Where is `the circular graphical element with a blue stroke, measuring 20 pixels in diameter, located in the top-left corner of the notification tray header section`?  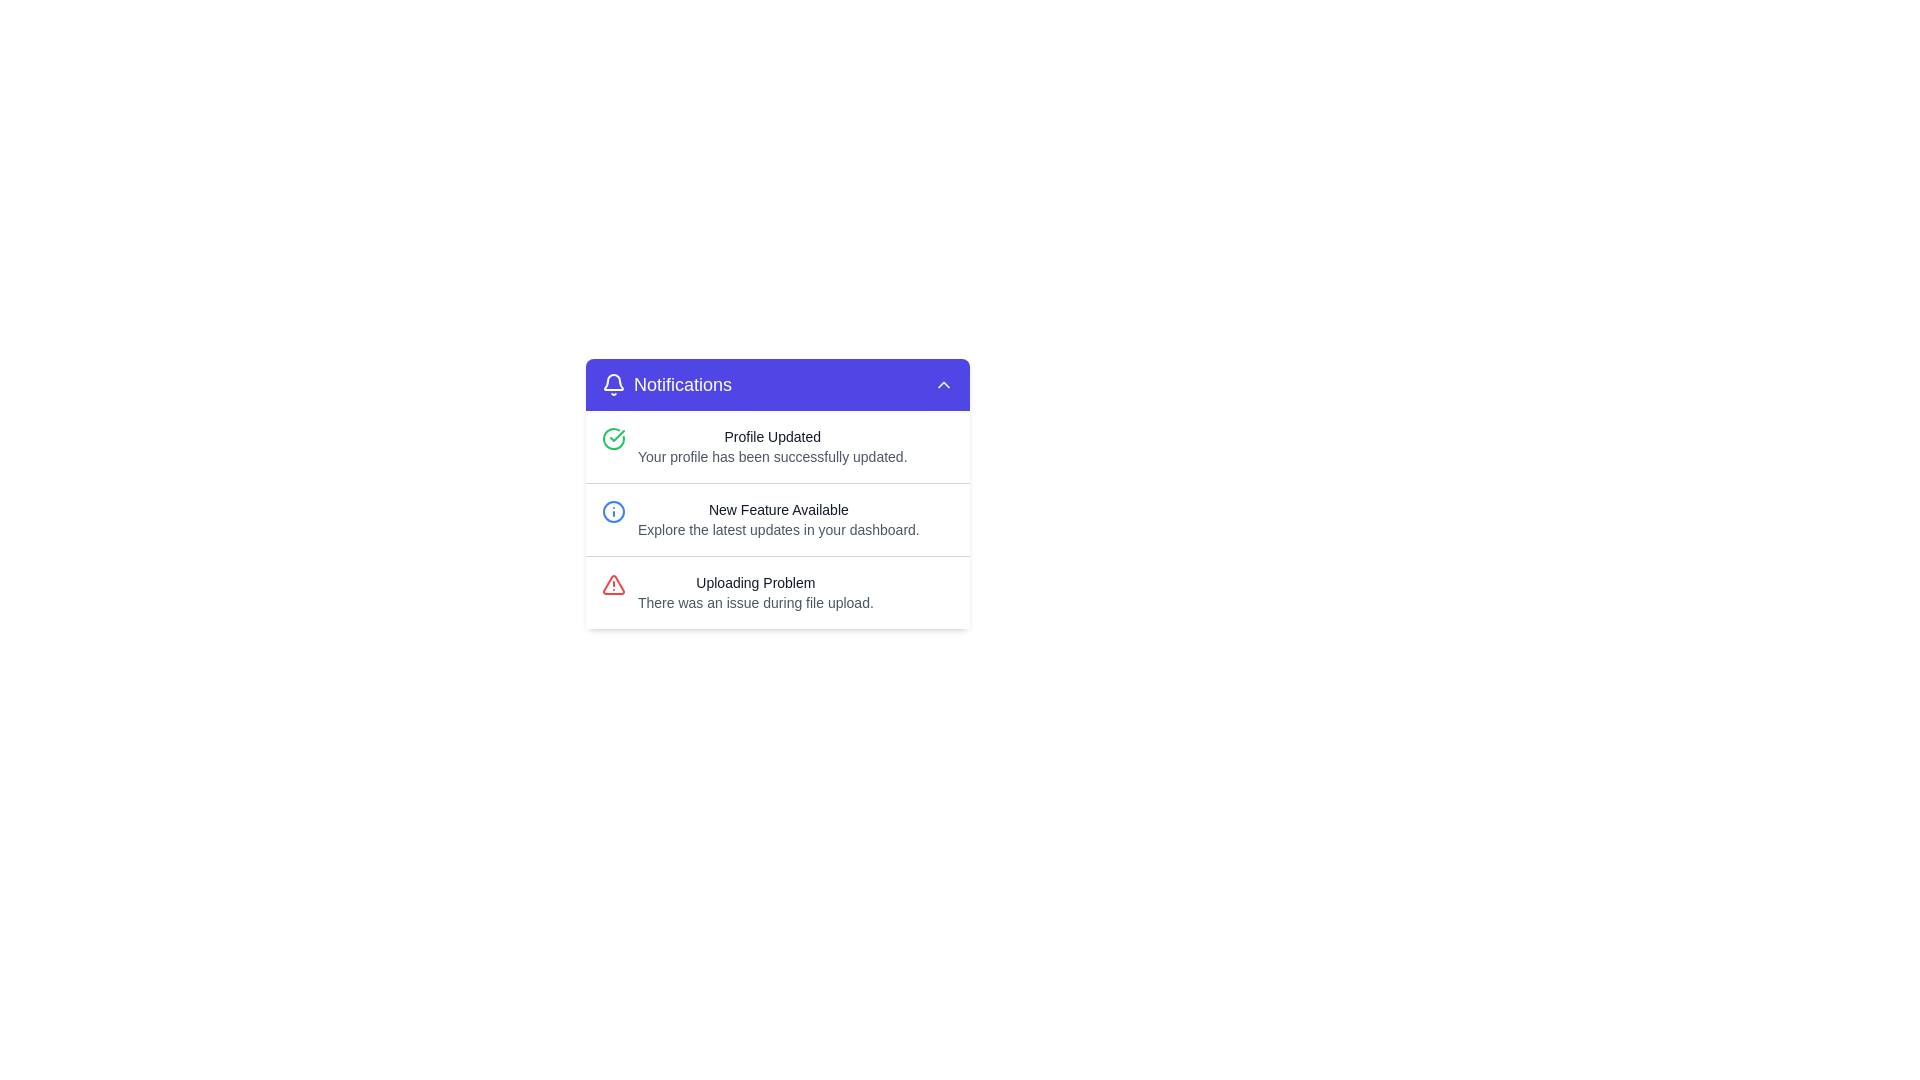 the circular graphical element with a blue stroke, measuring 20 pixels in diameter, located in the top-left corner of the notification tray header section is located at coordinates (613, 511).